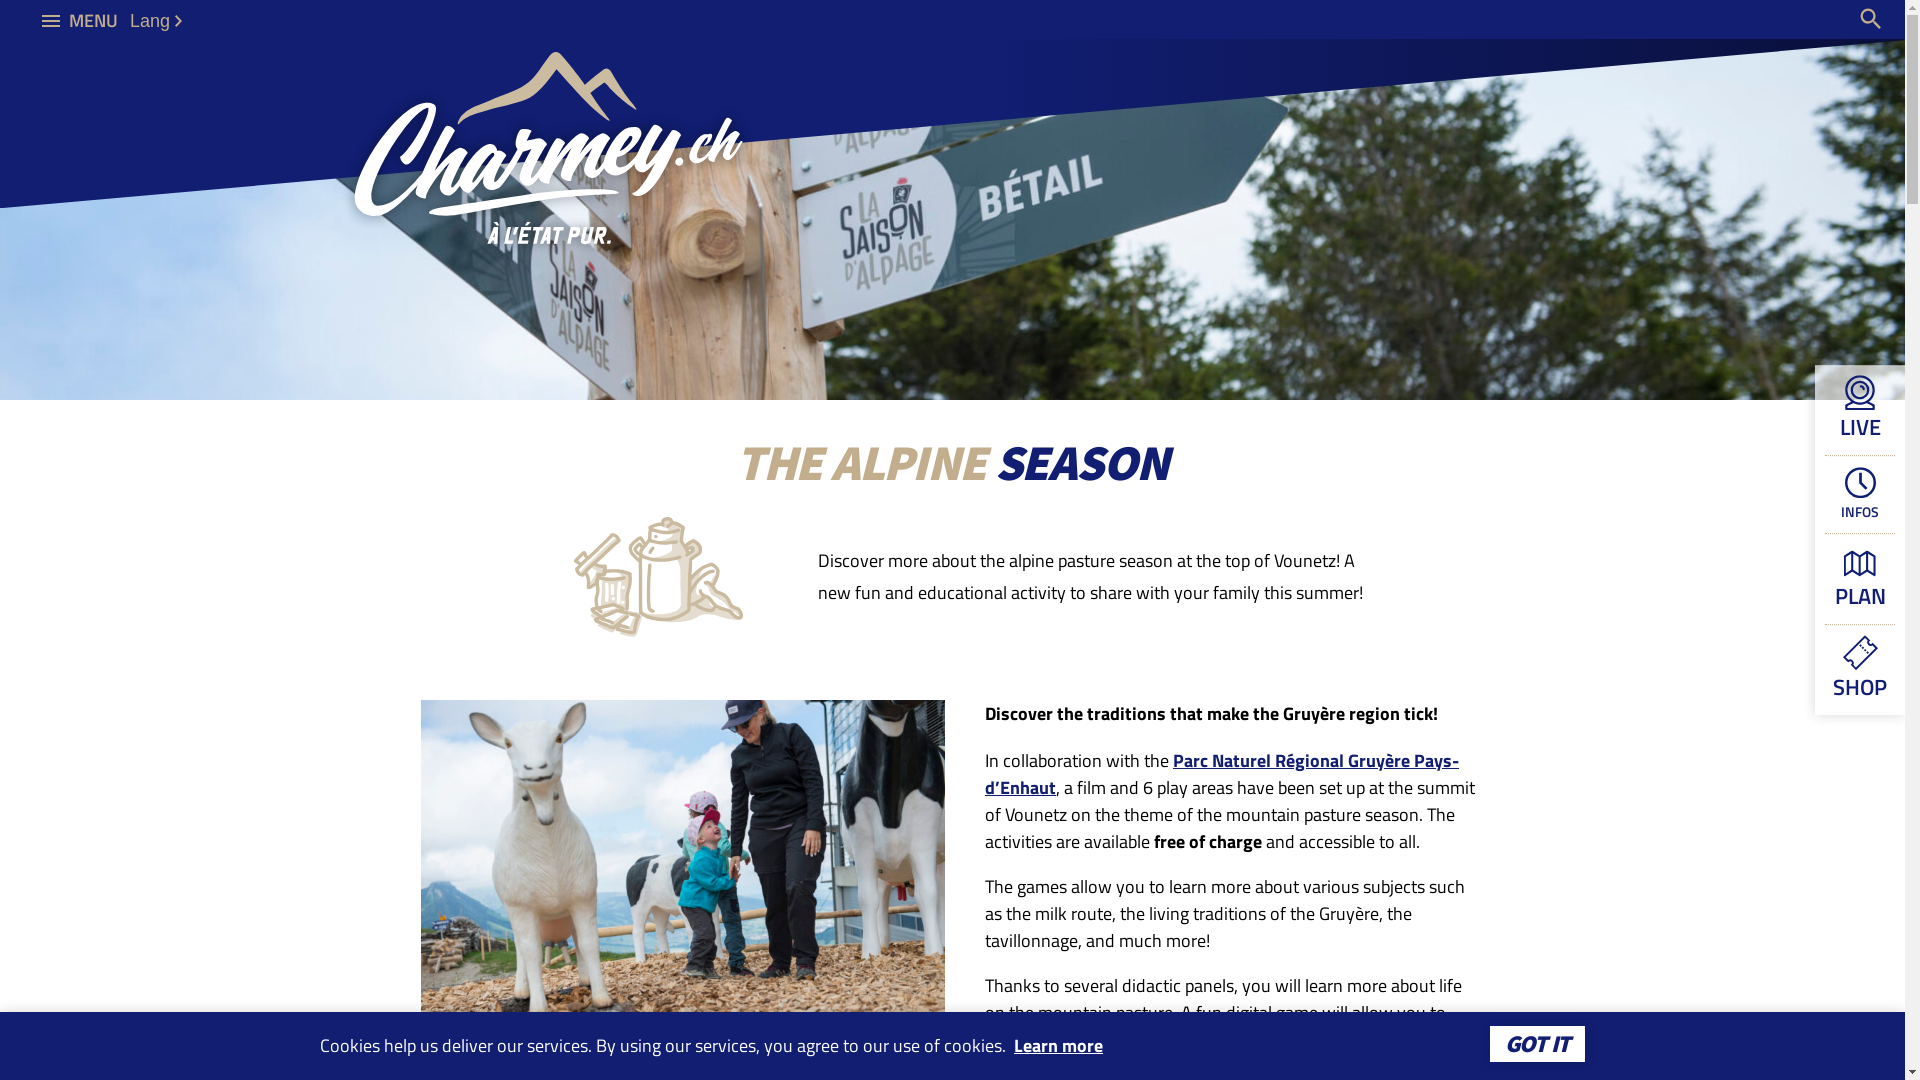 Image resolution: width=1920 pixels, height=1080 pixels. What do you see at coordinates (1859, 578) in the screenshot?
I see `'PLAN'` at bounding box center [1859, 578].